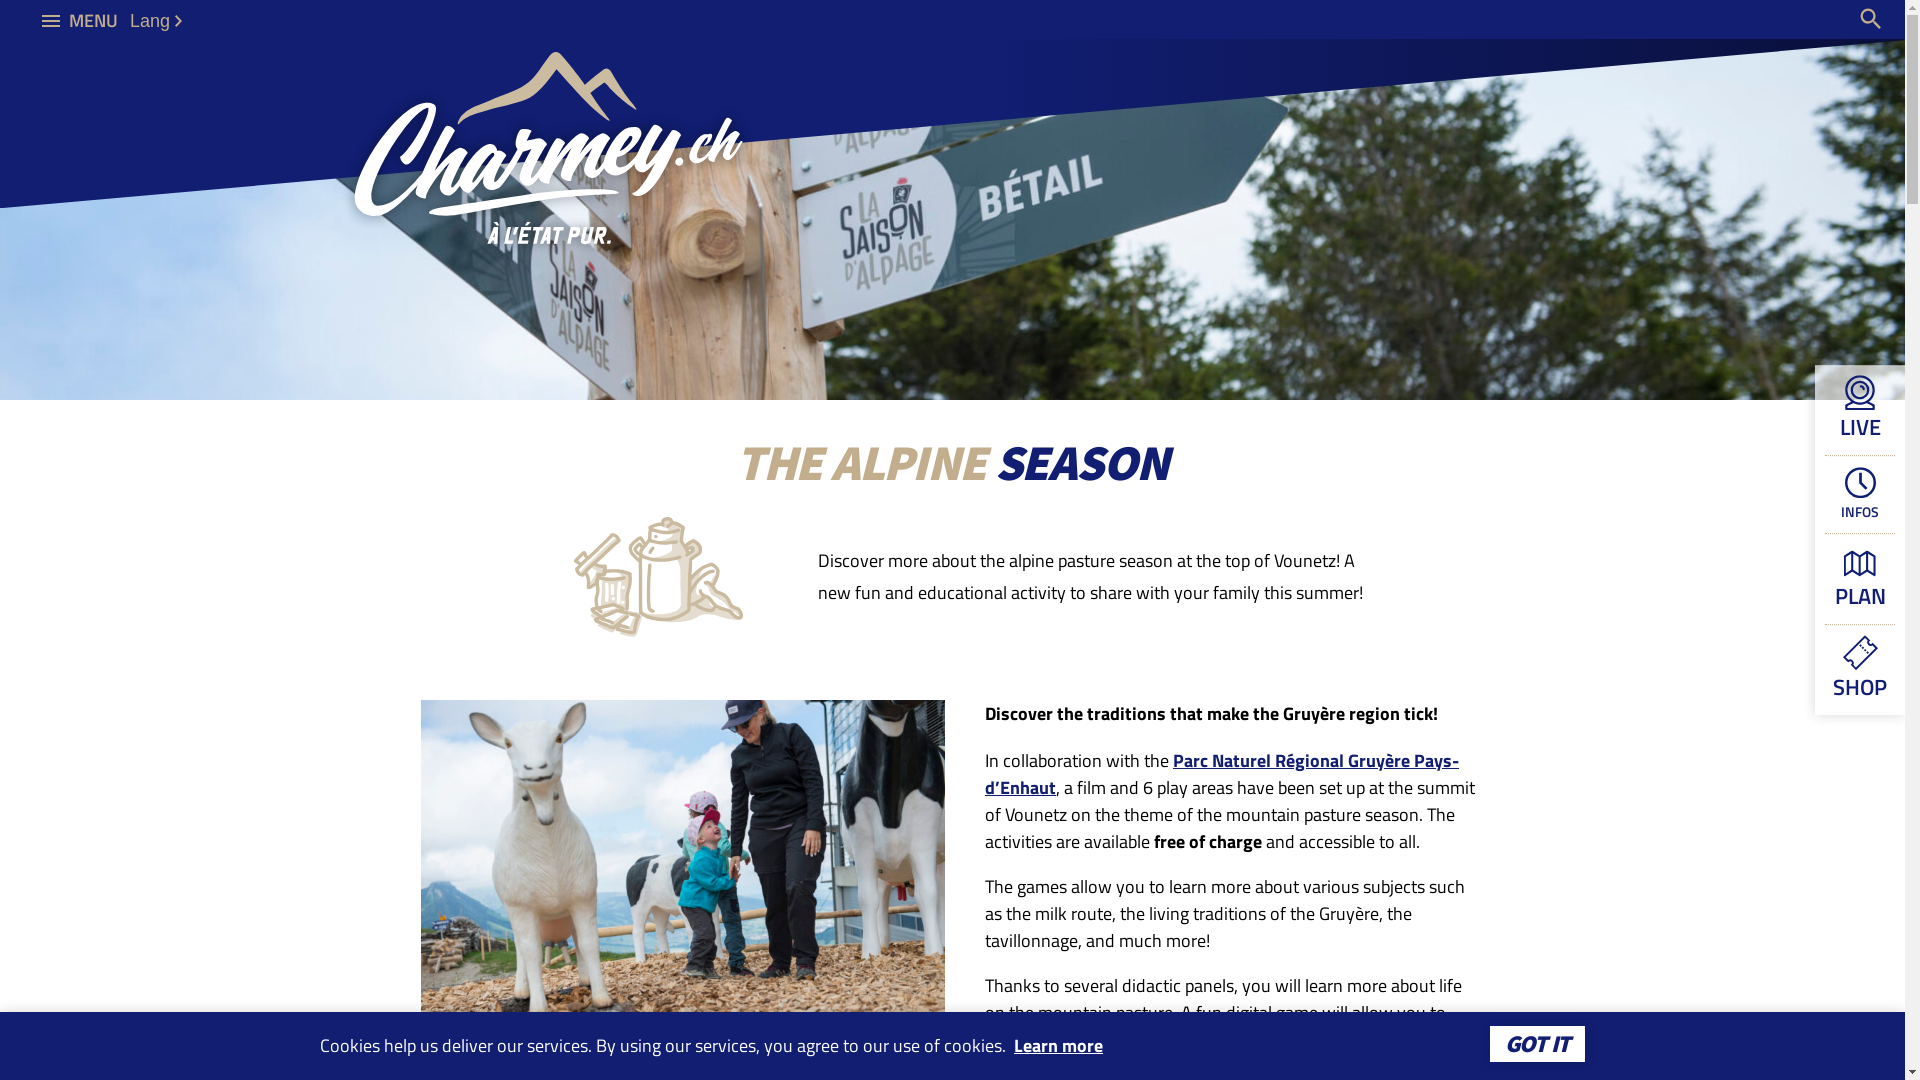 Image resolution: width=1920 pixels, height=1080 pixels. What do you see at coordinates (1859, 578) in the screenshot?
I see `'PLAN'` at bounding box center [1859, 578].